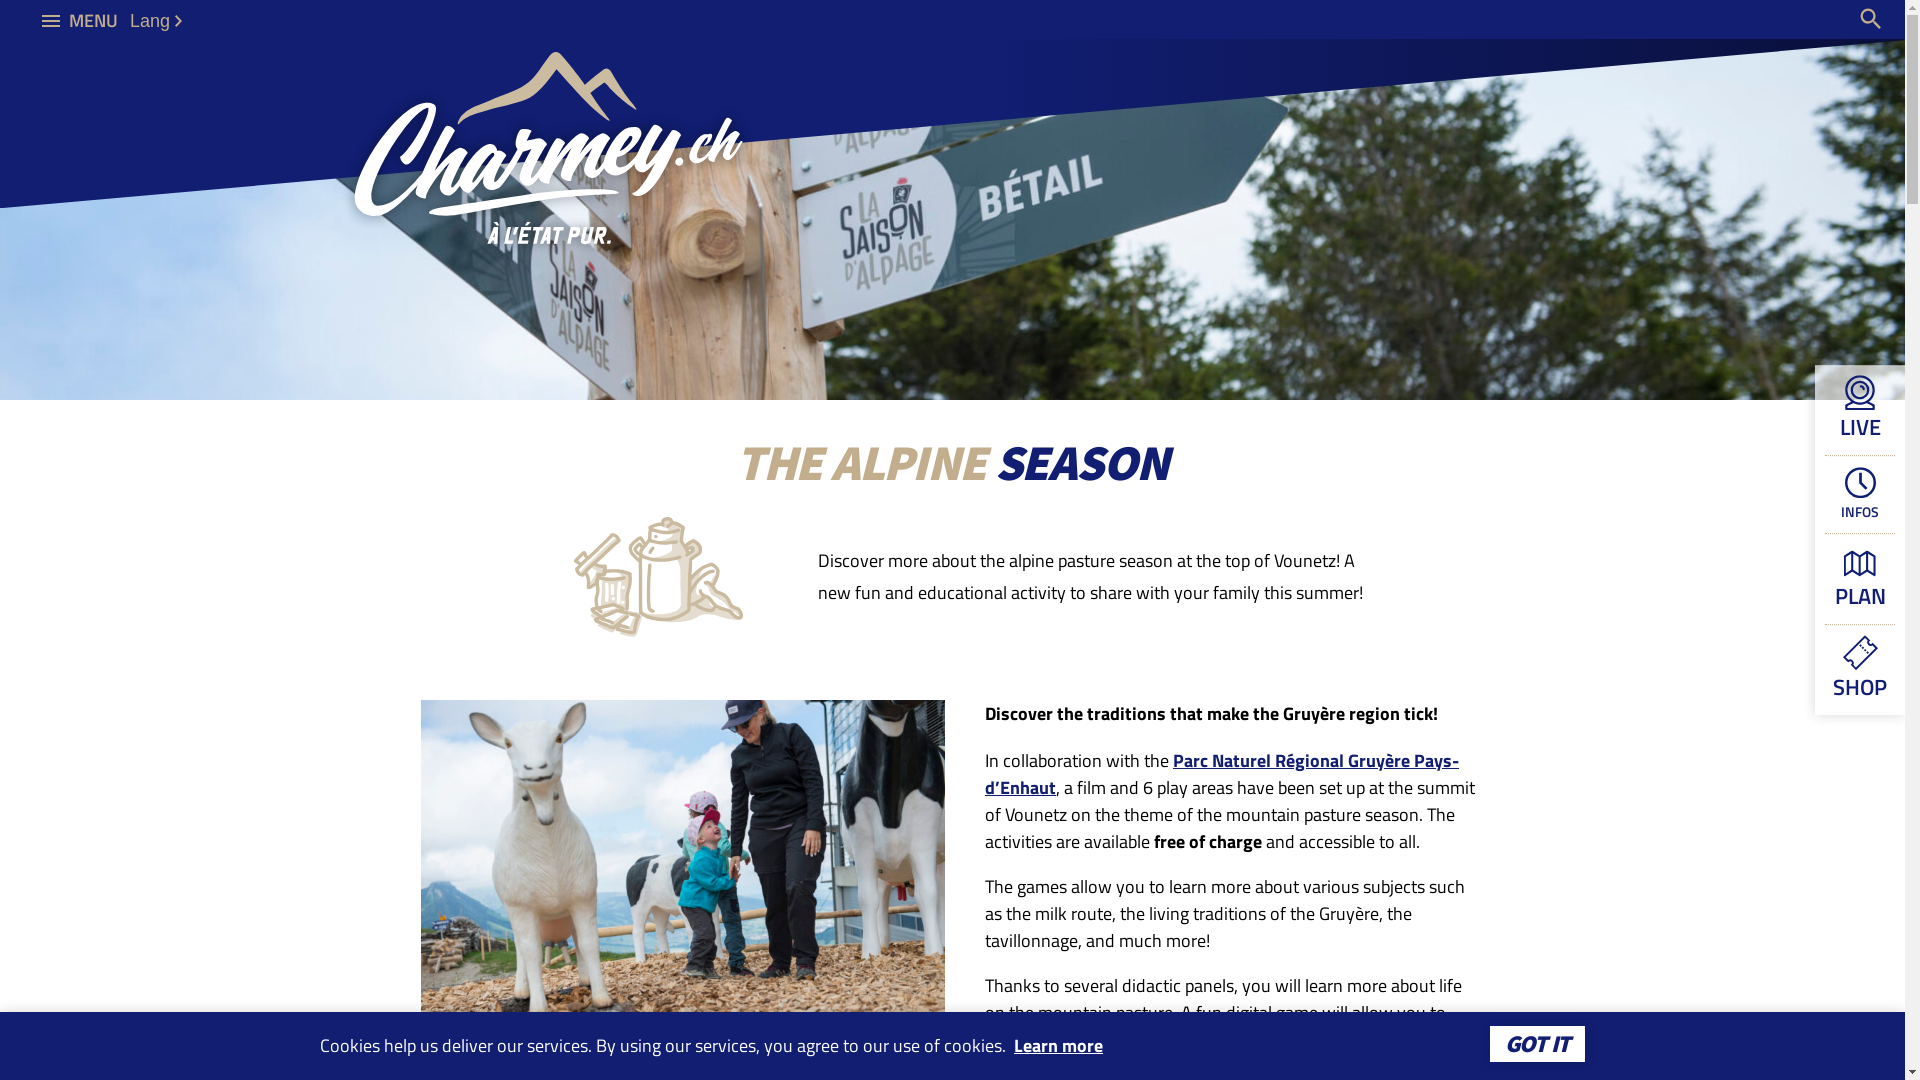 Image resolution: width=1920 pixels, height=1080 pixels. What do you see at coordinates (1859, 578) in the screenshot?
I see `'PLAN'` at bounding box center [1859, 578].